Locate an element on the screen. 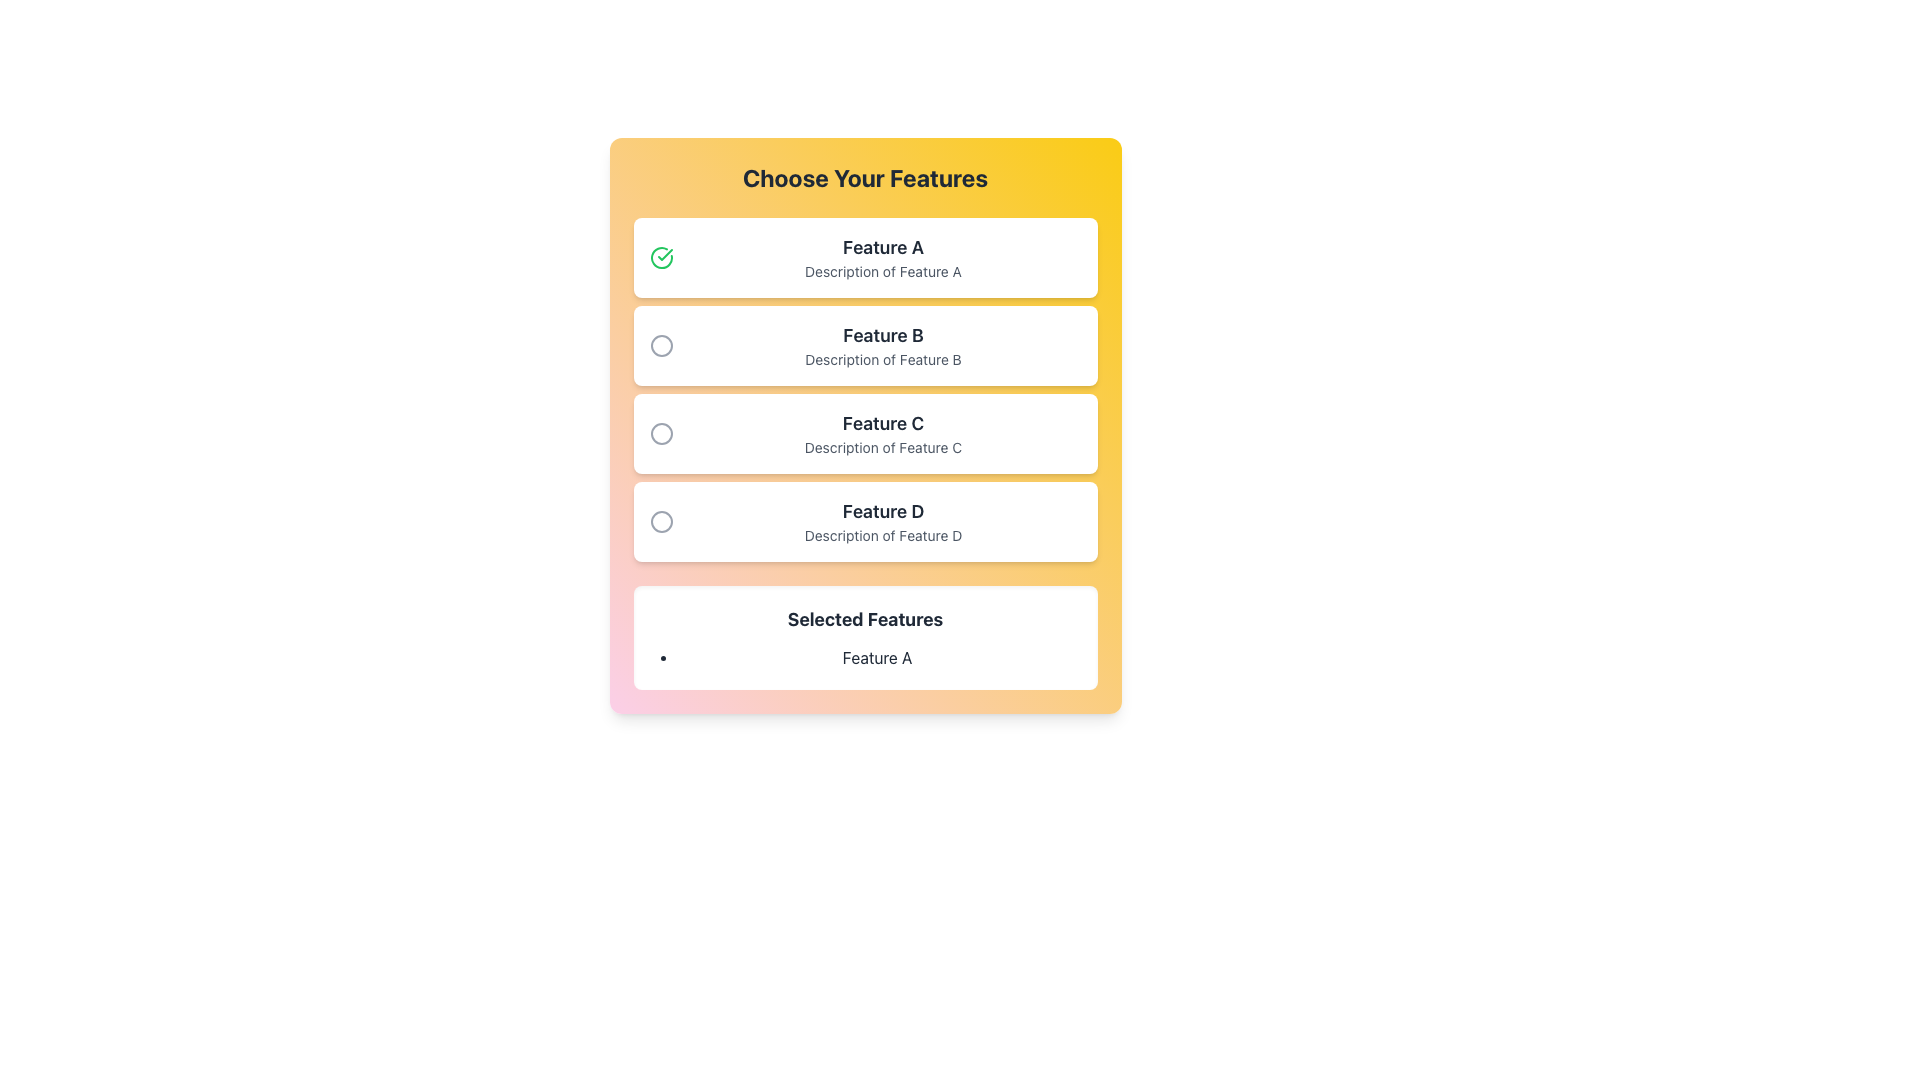 The width and height of the screenshot is (1920, 1080). the third radio button indicator in the vertical list, which is associated with 'Feature C' is located at coordinates (661, 433).